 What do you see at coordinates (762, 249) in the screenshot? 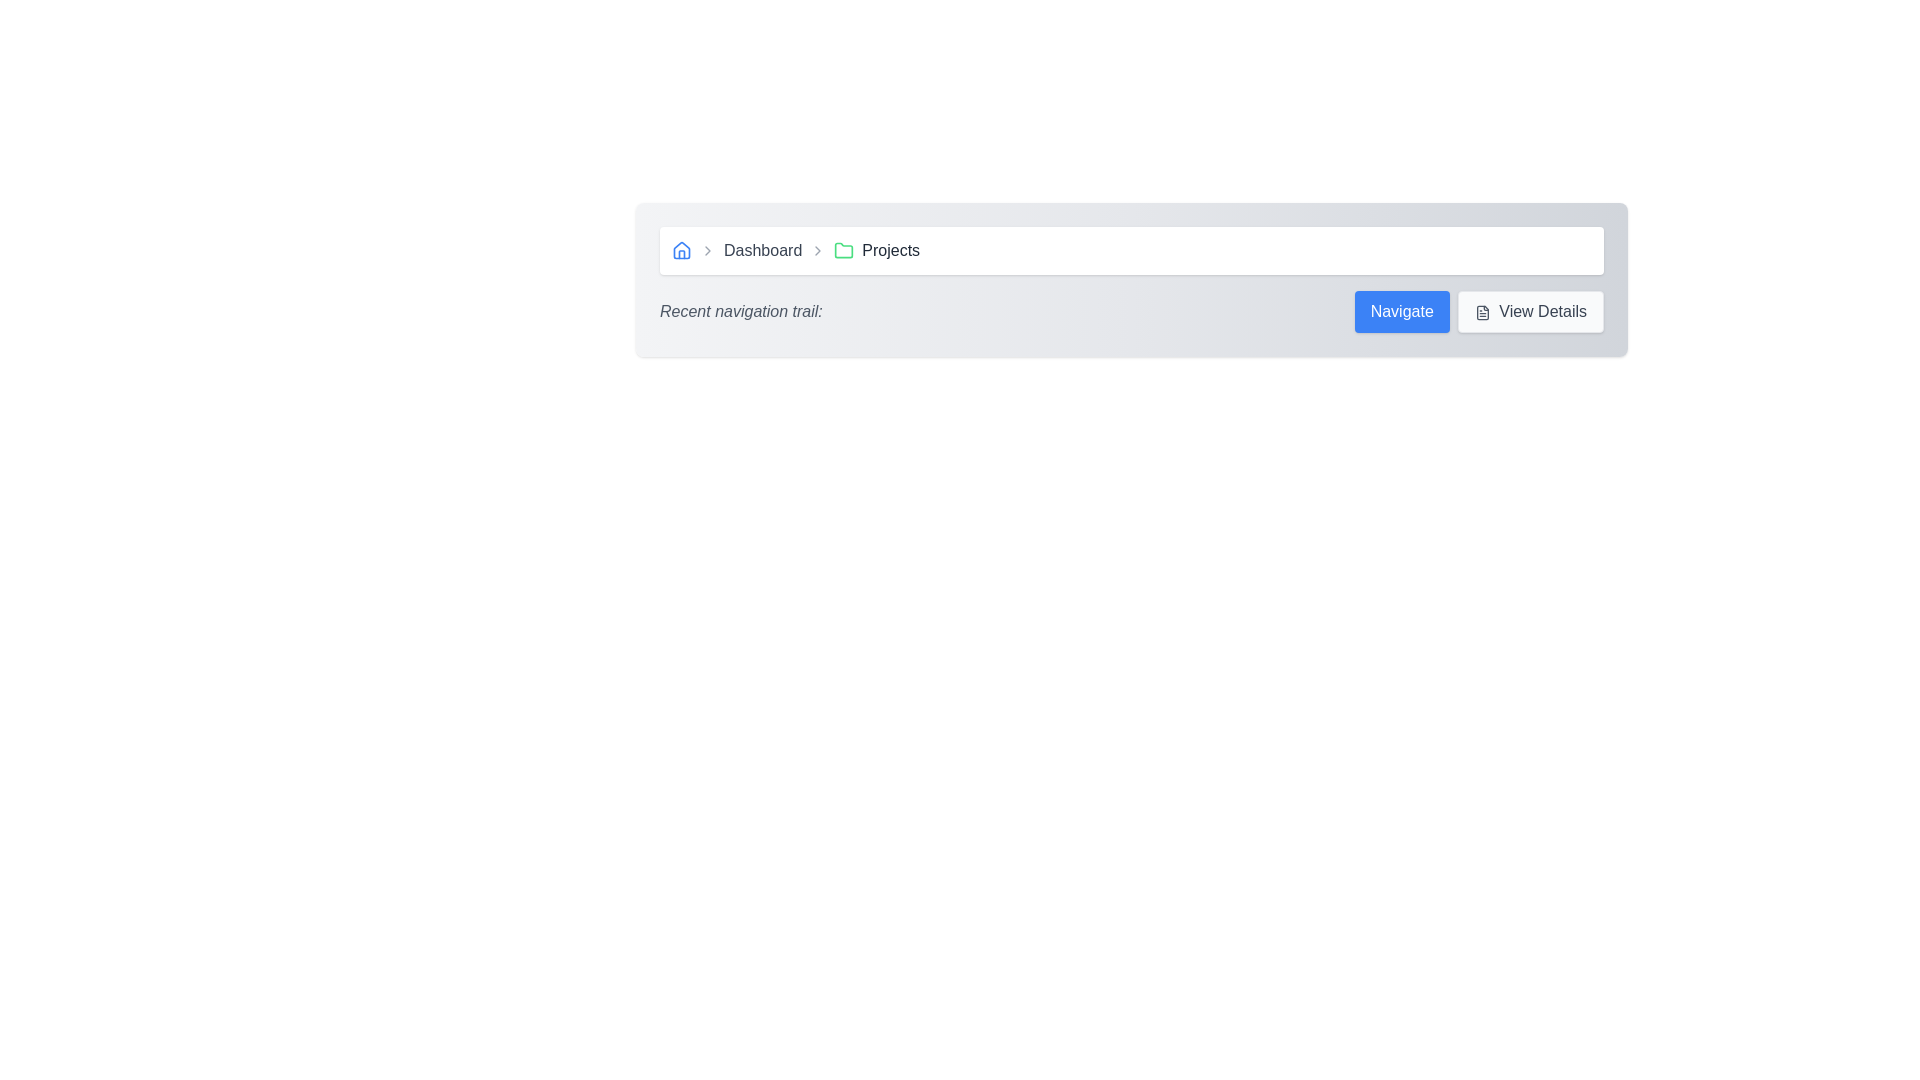
I see `the 'Dashboard' text label in the breadcrumb navigation bar, which is styled in gray and positioned between the 'Home' icon and the 'Projects' label` at bounding box center [762, 249].